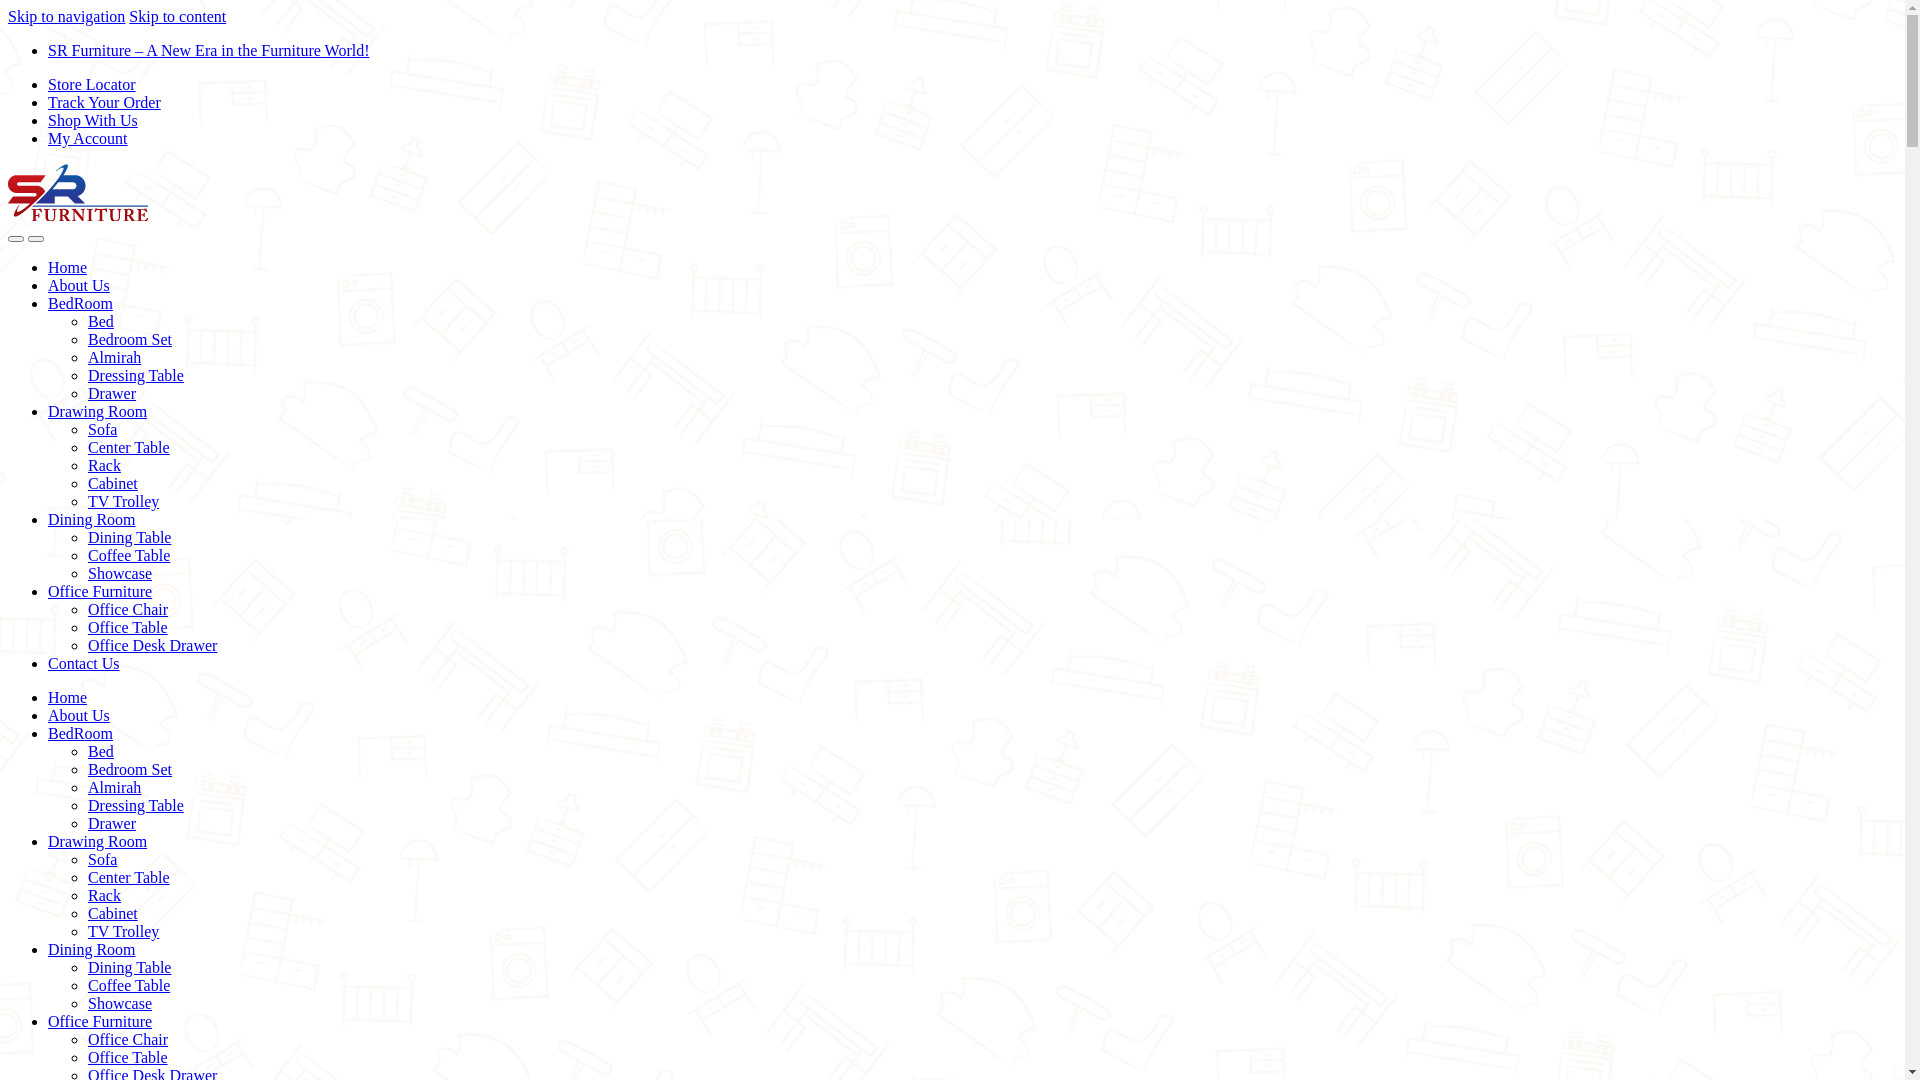 Image resolution: width=1920 pixels, height=1080 pixels. What do you see at coordinates (101, 428) in the screenshot?
I see `'Sofa'` at bounding box center [101, 428].